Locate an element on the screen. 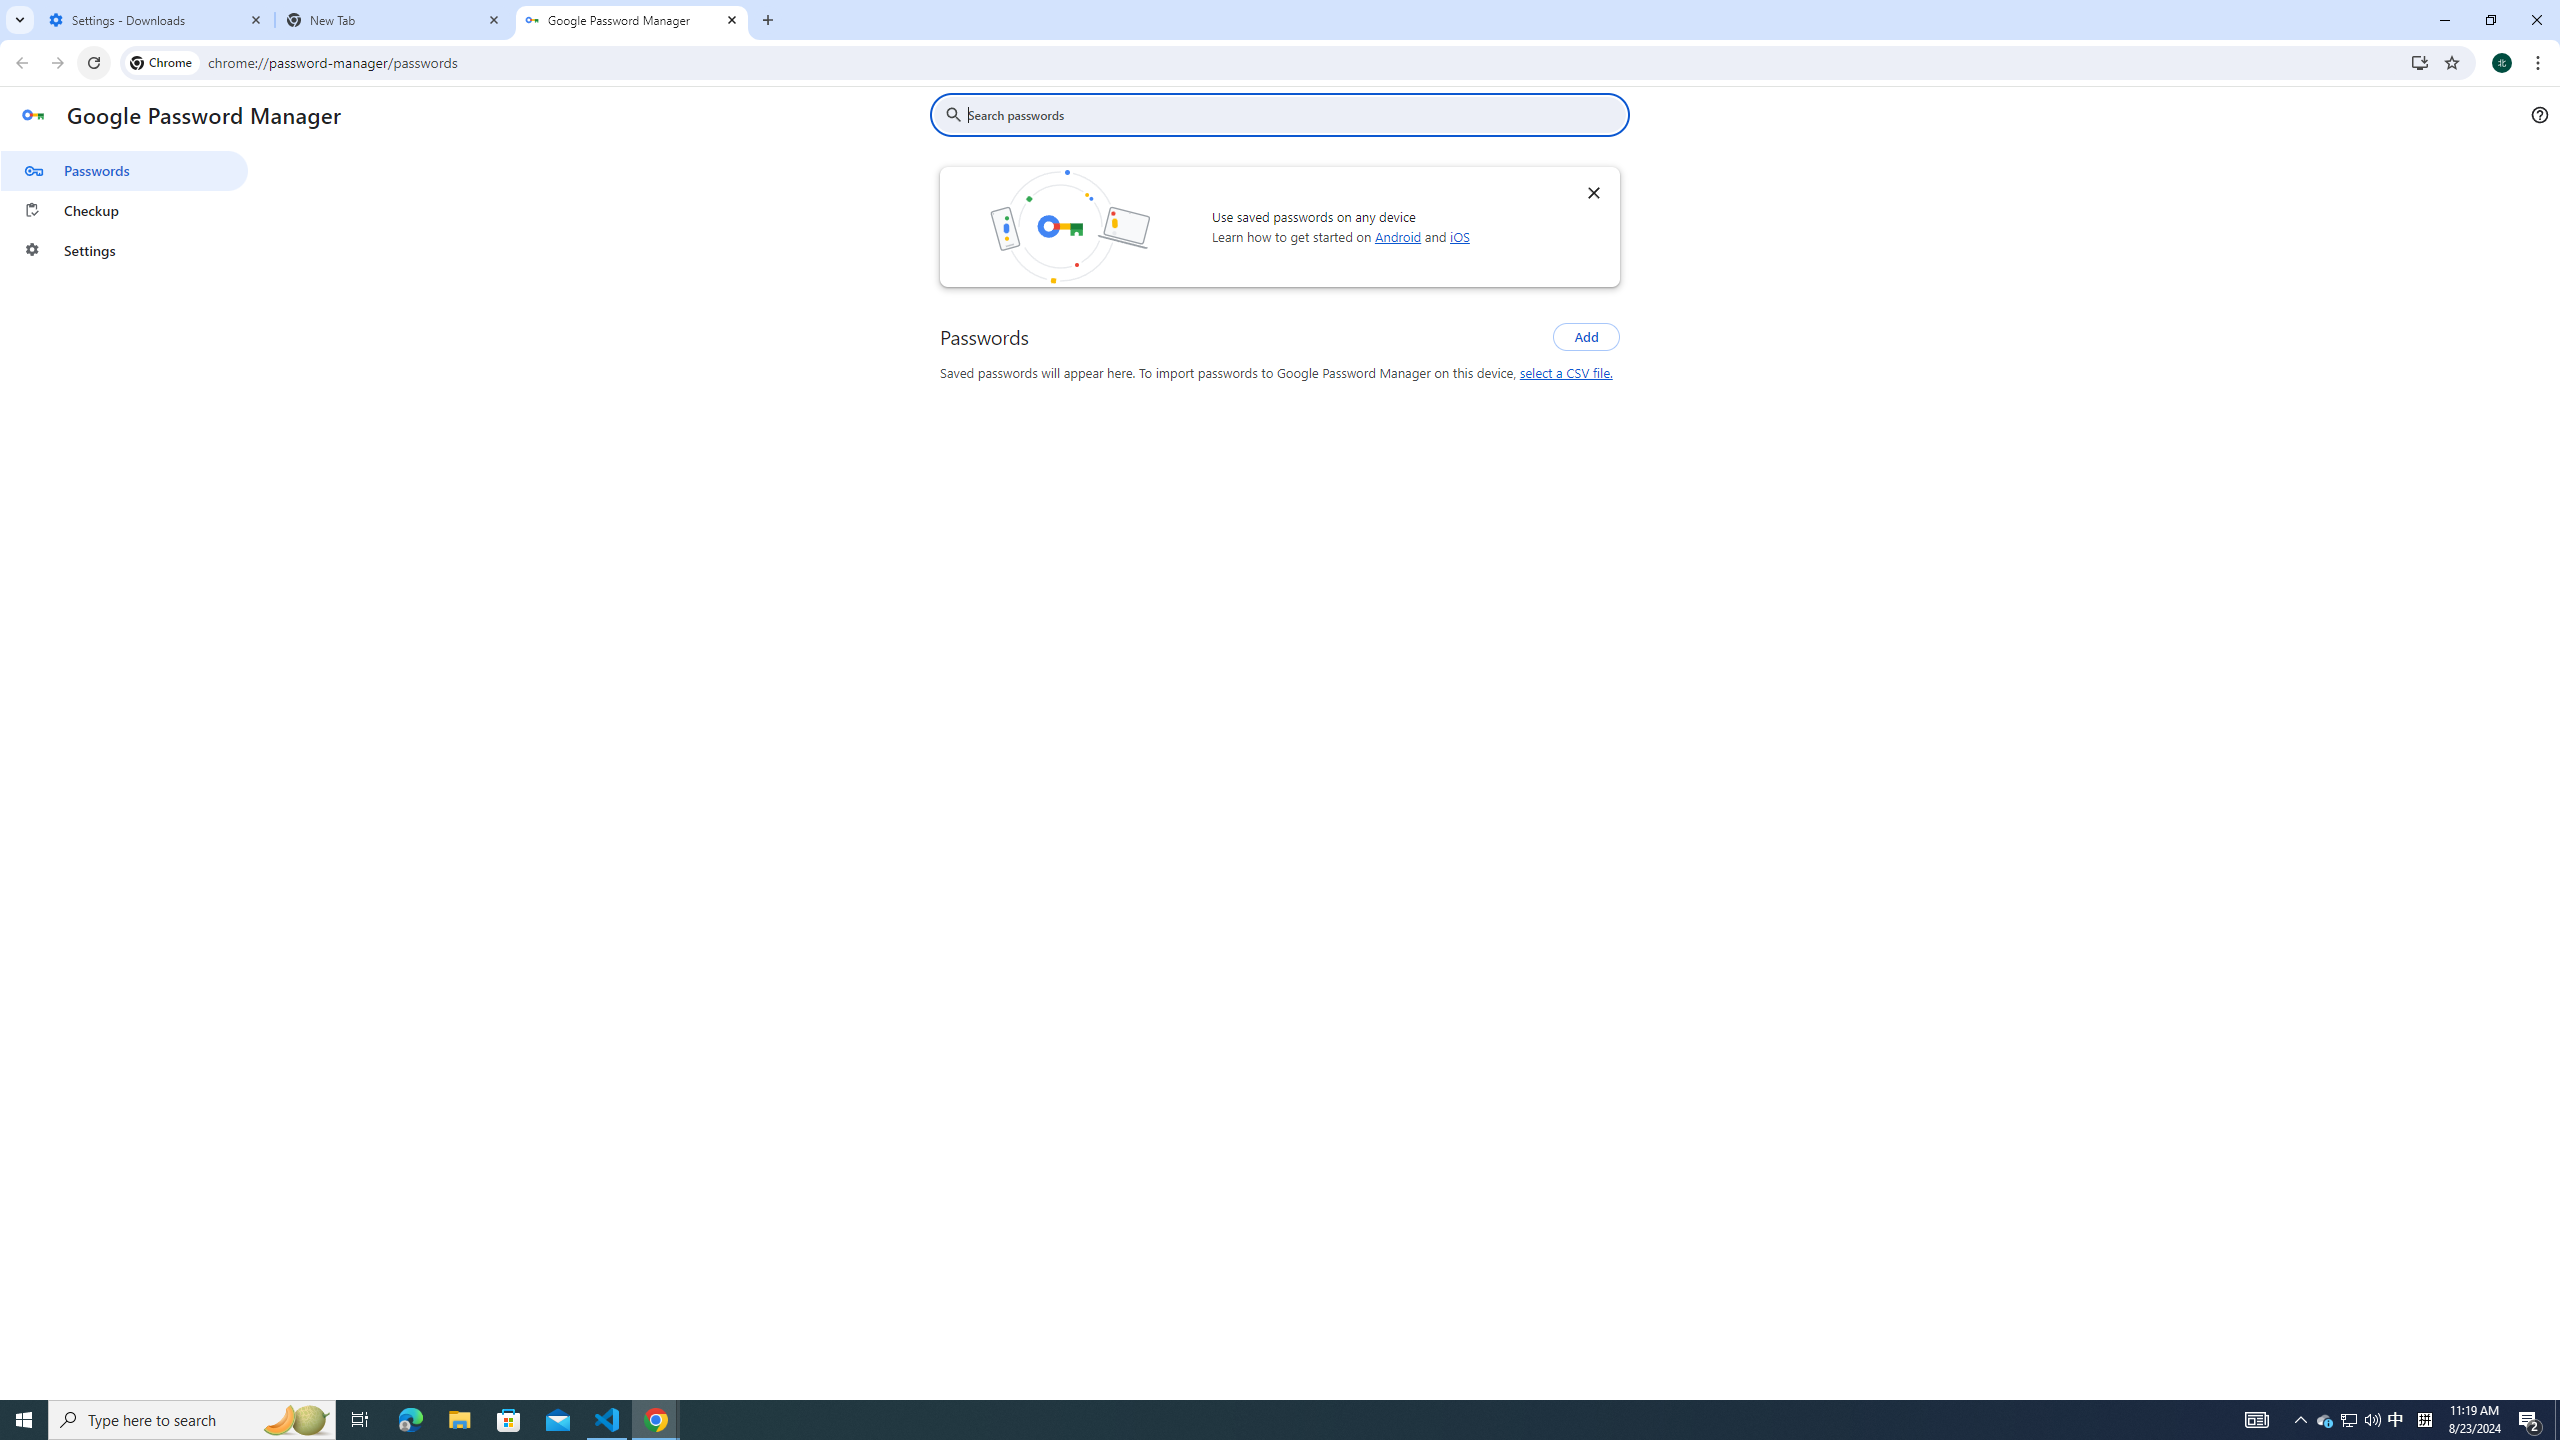  'Dismiss recommendation' is located at coordinates (1593, 191).